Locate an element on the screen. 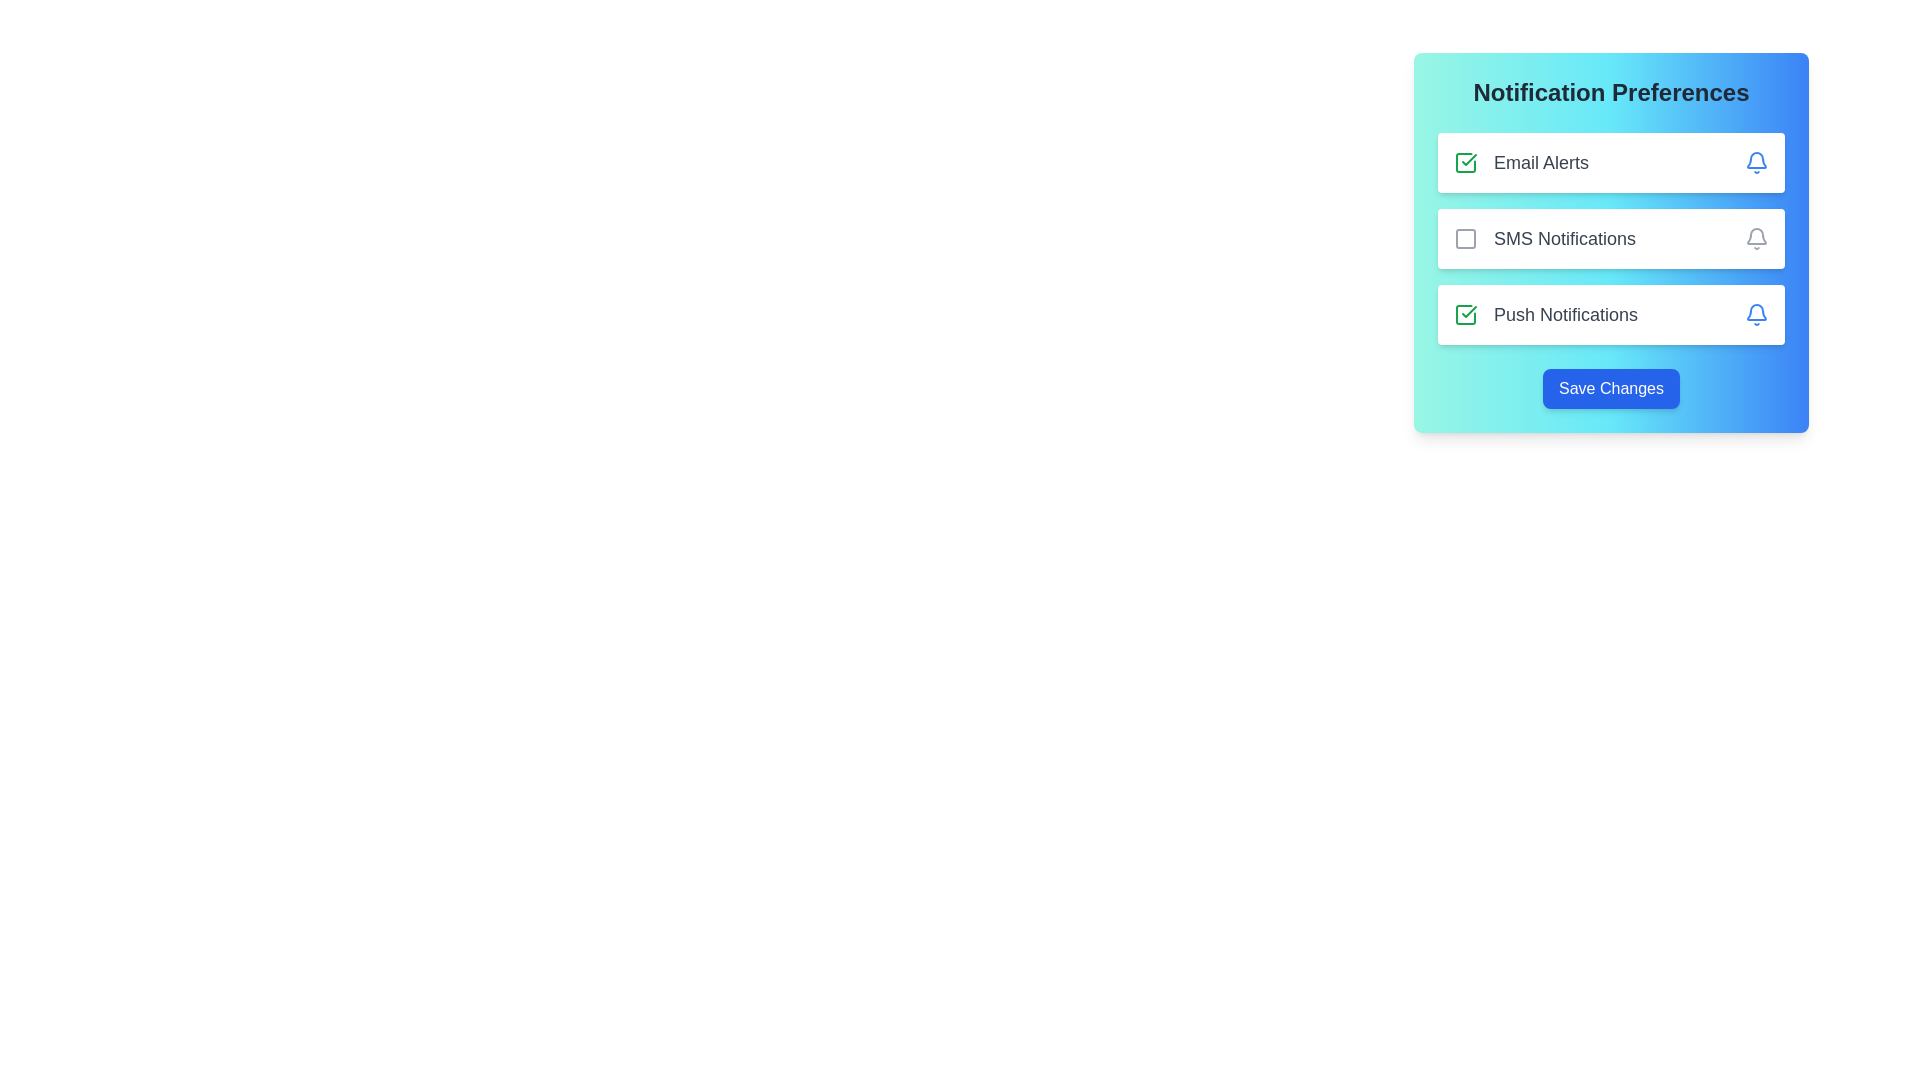  the checkbox for 'Push Notifications' is located at coordinates (1611, 315).